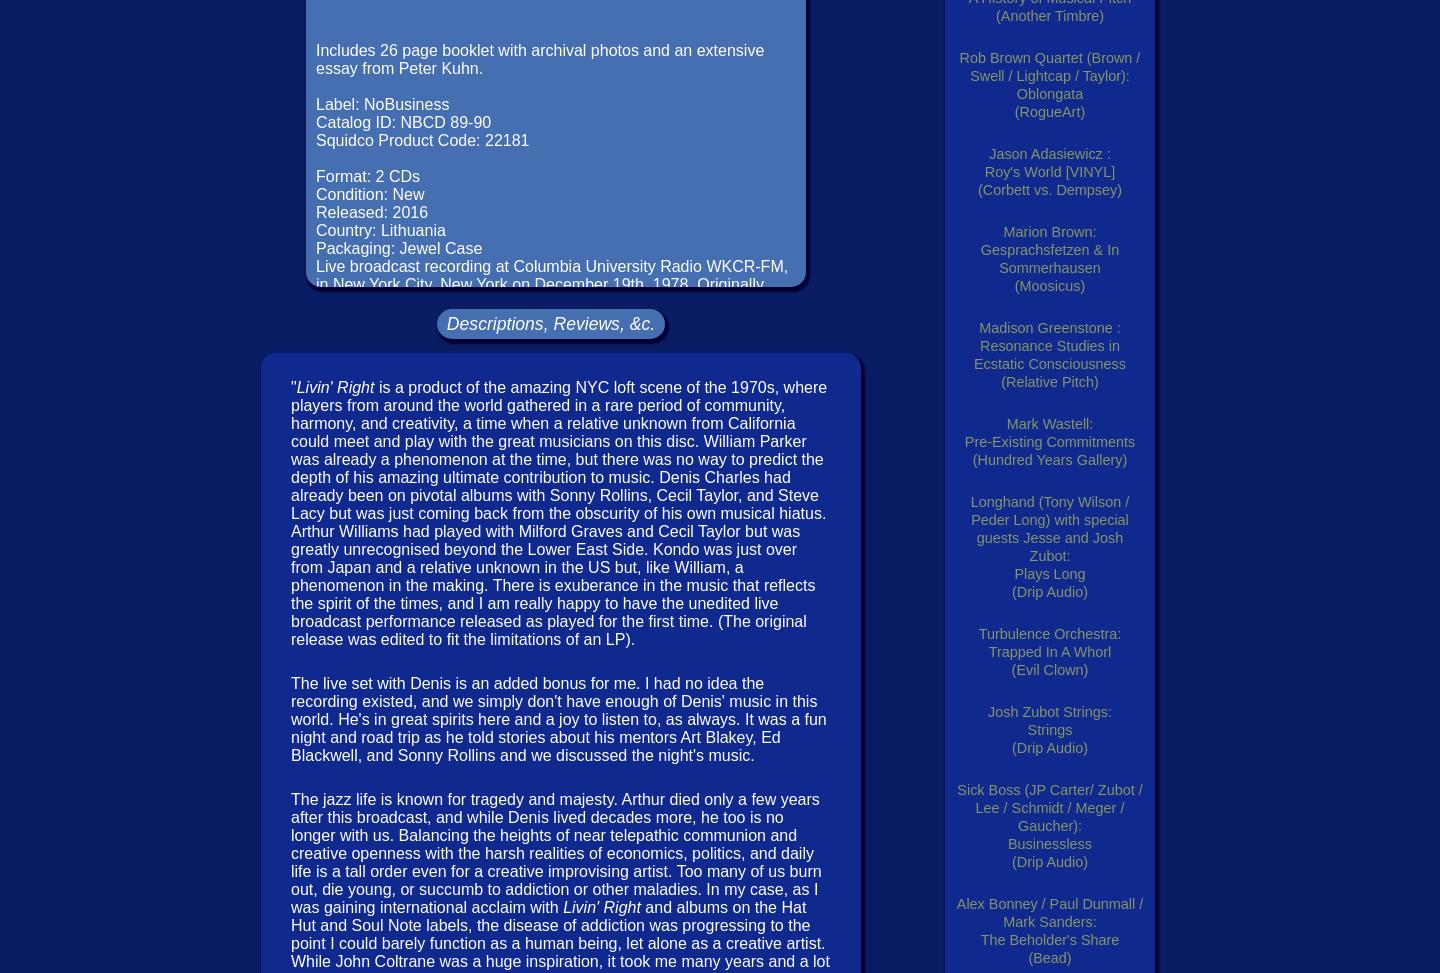  Describe the element at coordinates (979, 939) in the screenshot. I see `'The Beholder's Share'` at that location.